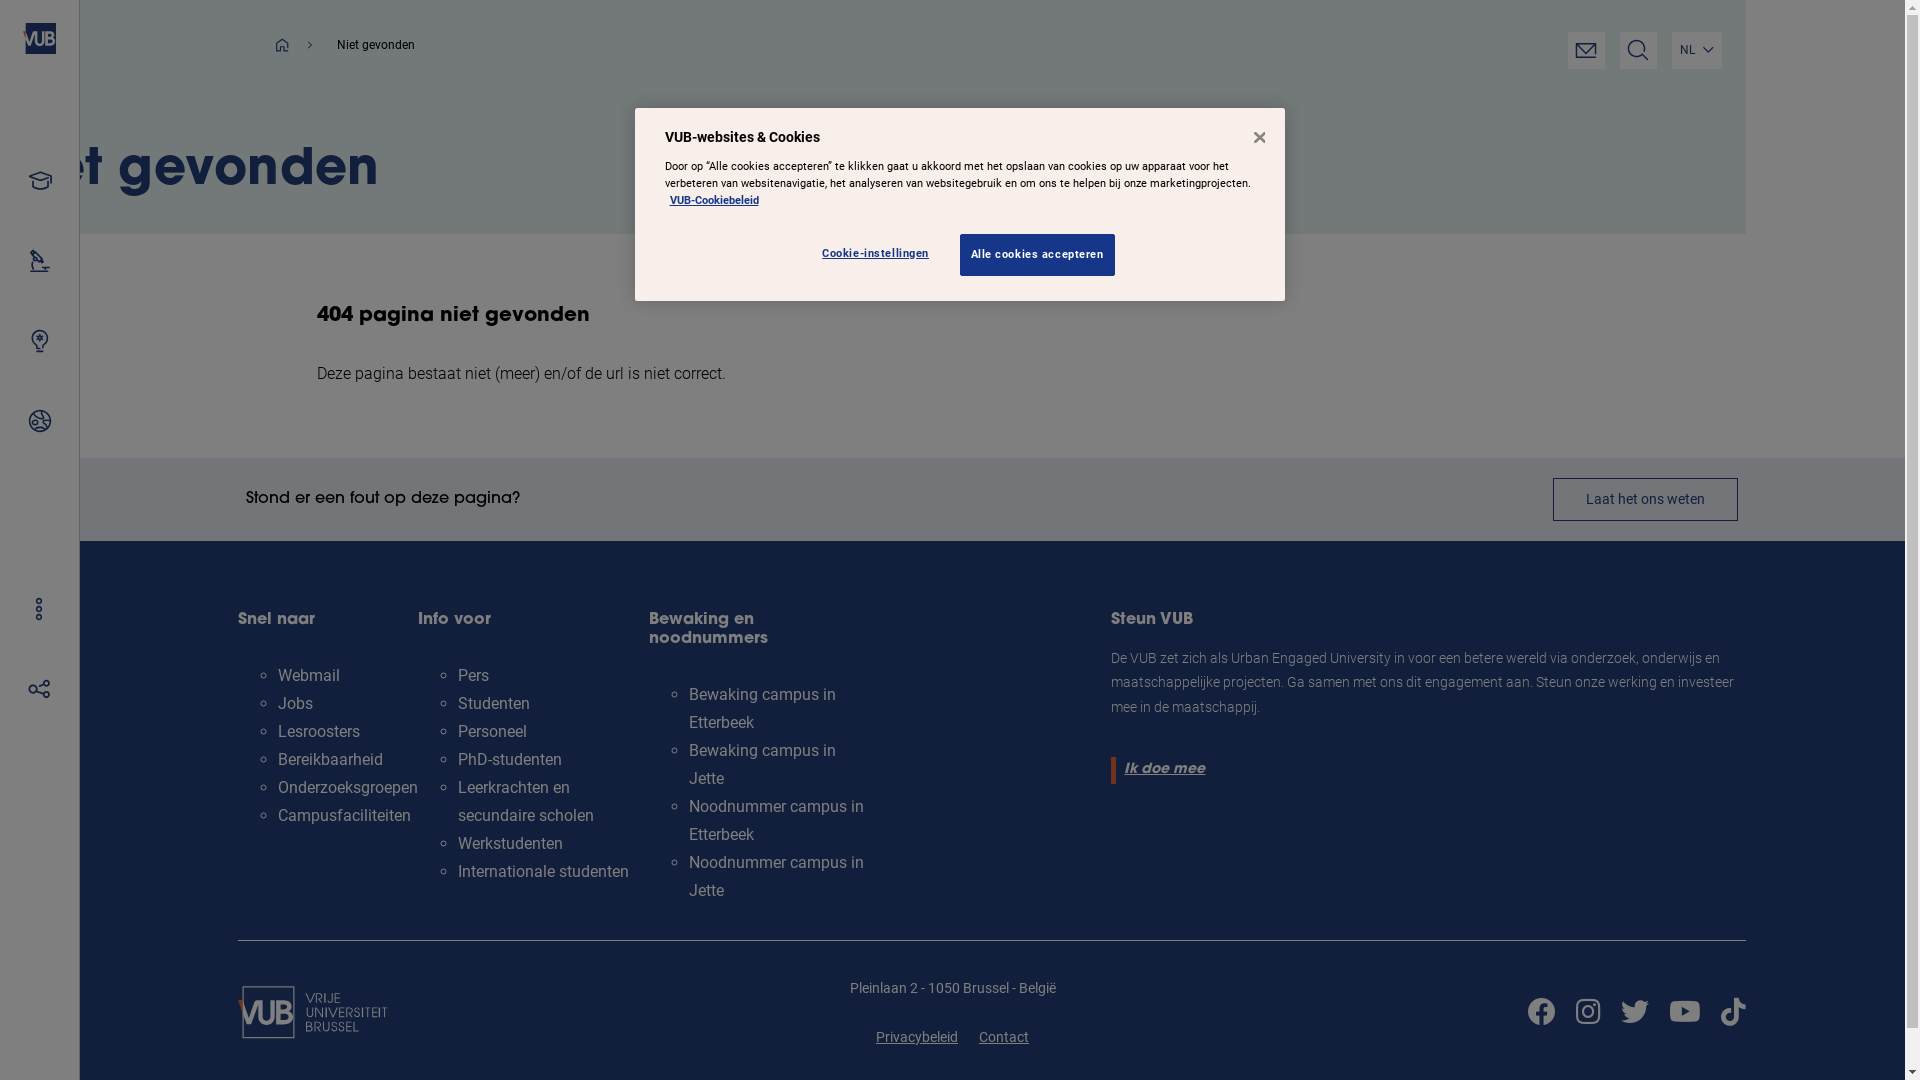  Describe the element at coordinates (761, 707) in the screenshot. I see `'Bewaking campus in Etterbeek'` at that location.